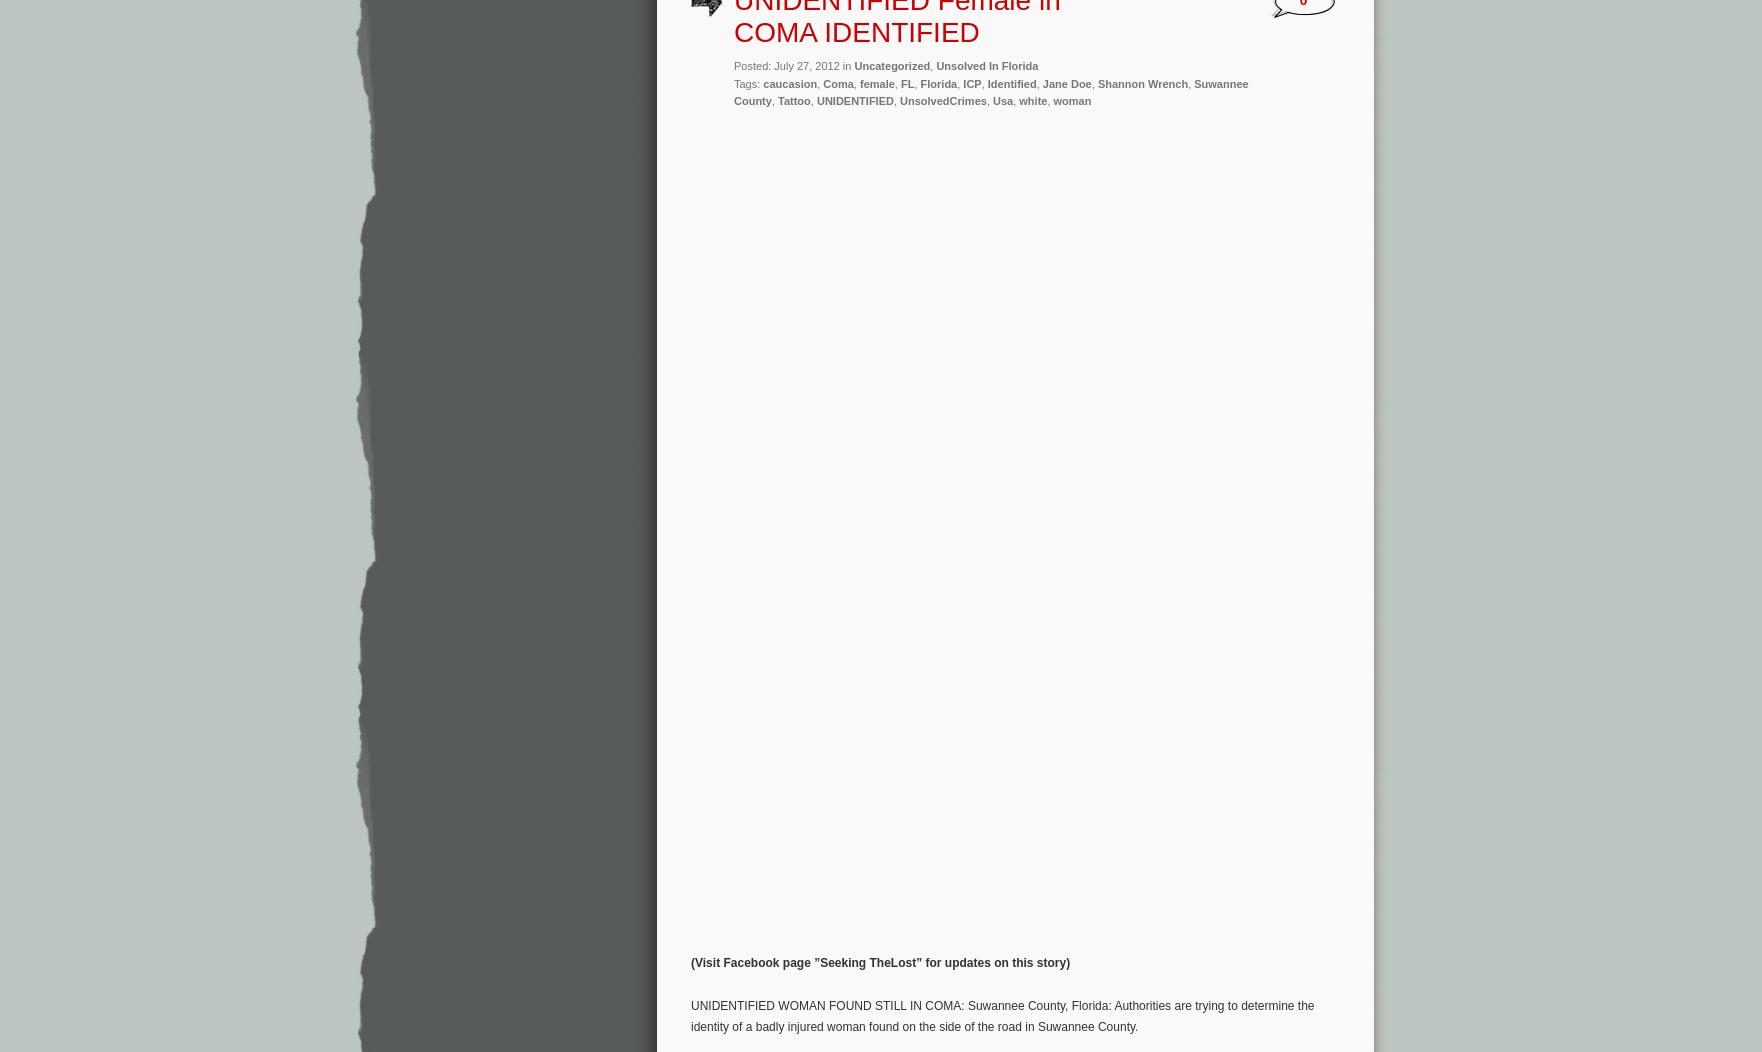  I want to click on 'Florida', so click(919, 82).